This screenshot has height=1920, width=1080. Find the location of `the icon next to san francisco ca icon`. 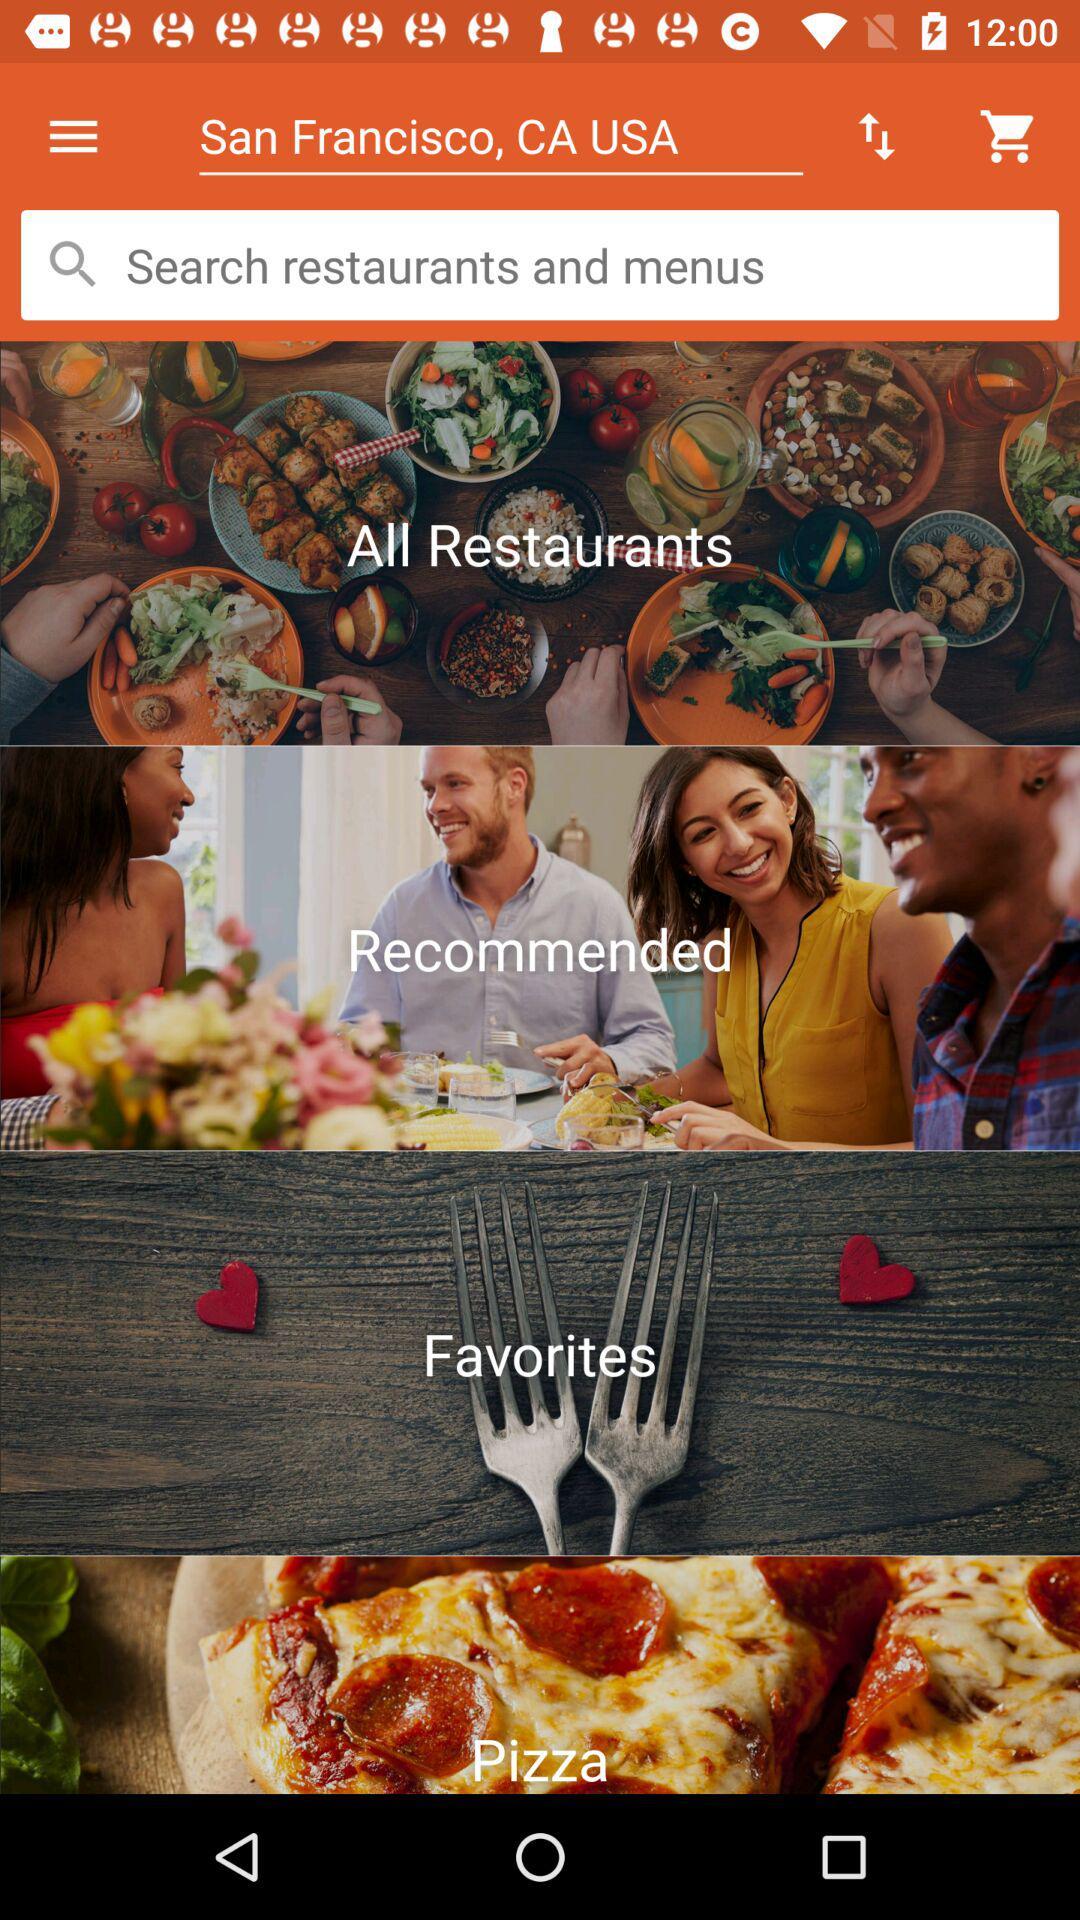

the icon next to san francisco ca icon is located at coordinates (72, 135).